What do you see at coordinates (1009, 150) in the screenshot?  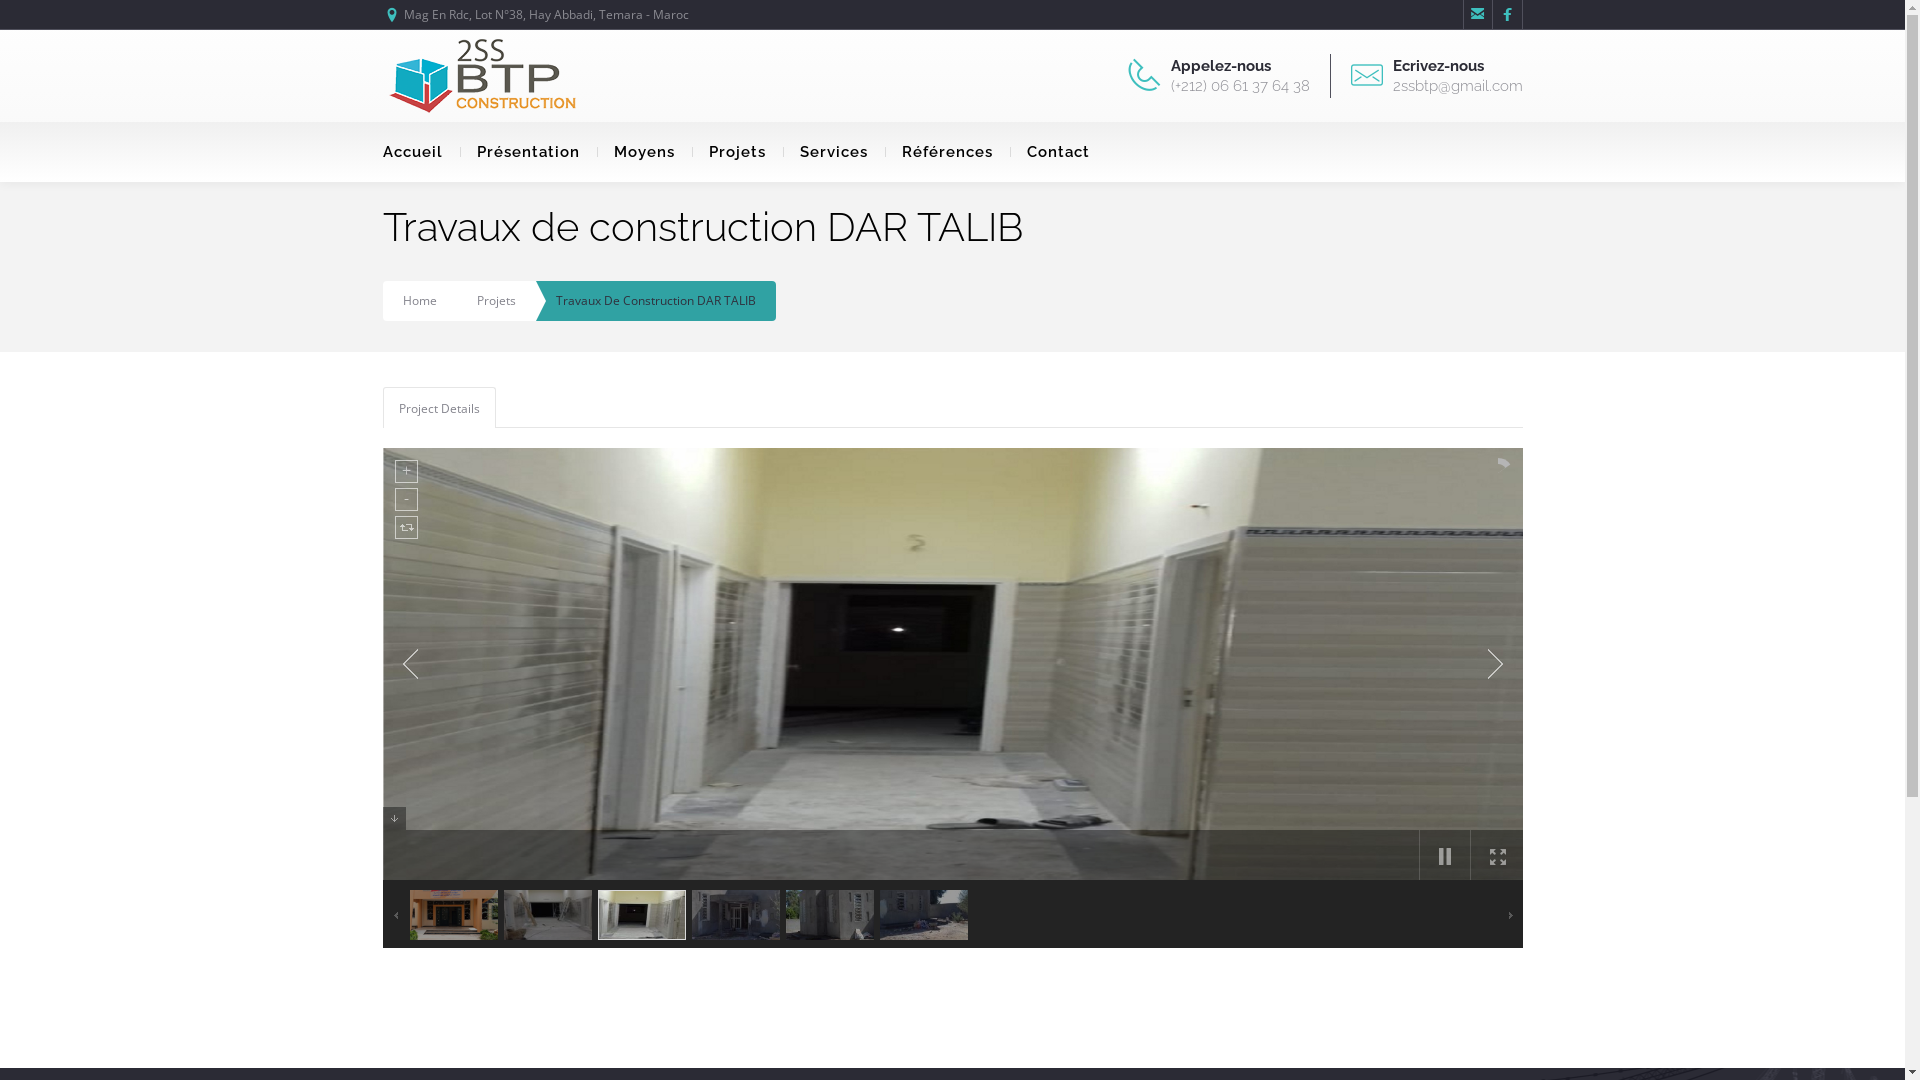 I see `'Contact'` at bounding box center [1009, 150].